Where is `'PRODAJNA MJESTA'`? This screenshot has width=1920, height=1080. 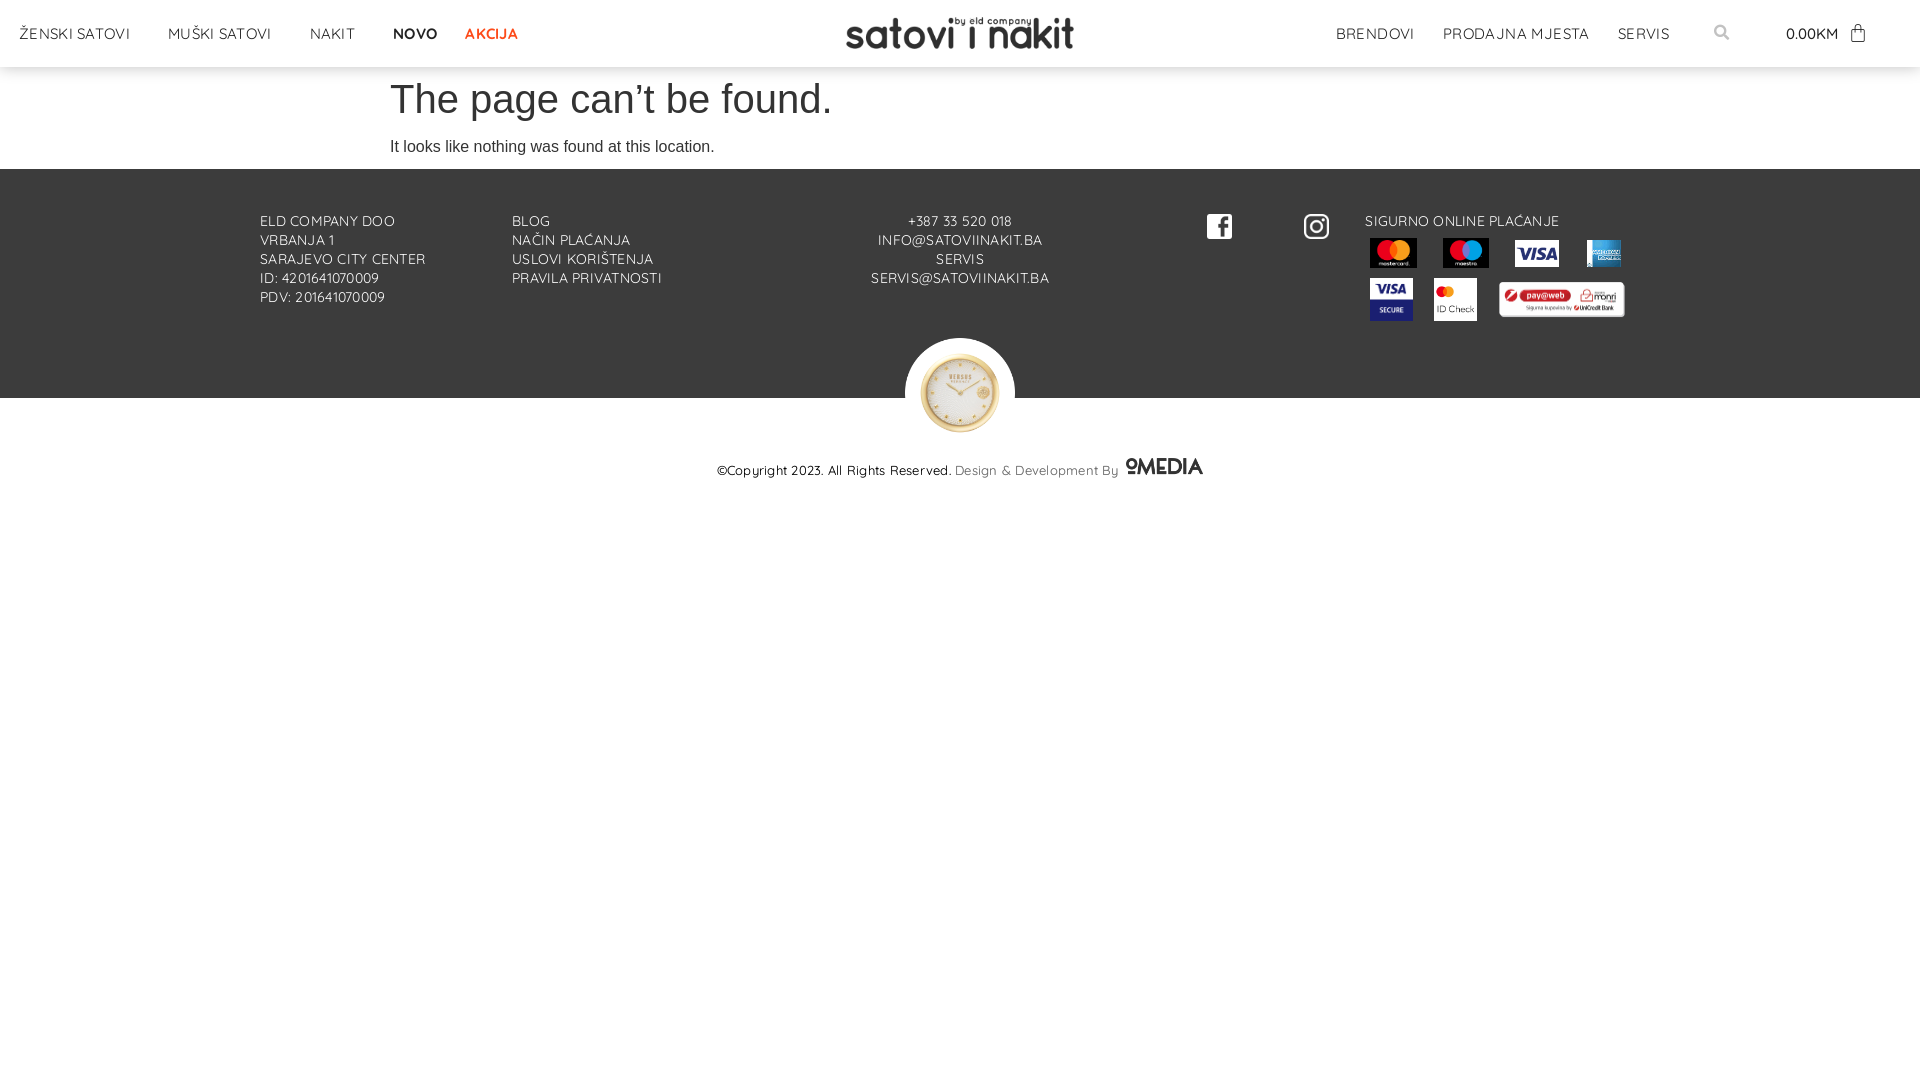 'PRODAJNA MJESTA' is located at coordinates (1516, 33).